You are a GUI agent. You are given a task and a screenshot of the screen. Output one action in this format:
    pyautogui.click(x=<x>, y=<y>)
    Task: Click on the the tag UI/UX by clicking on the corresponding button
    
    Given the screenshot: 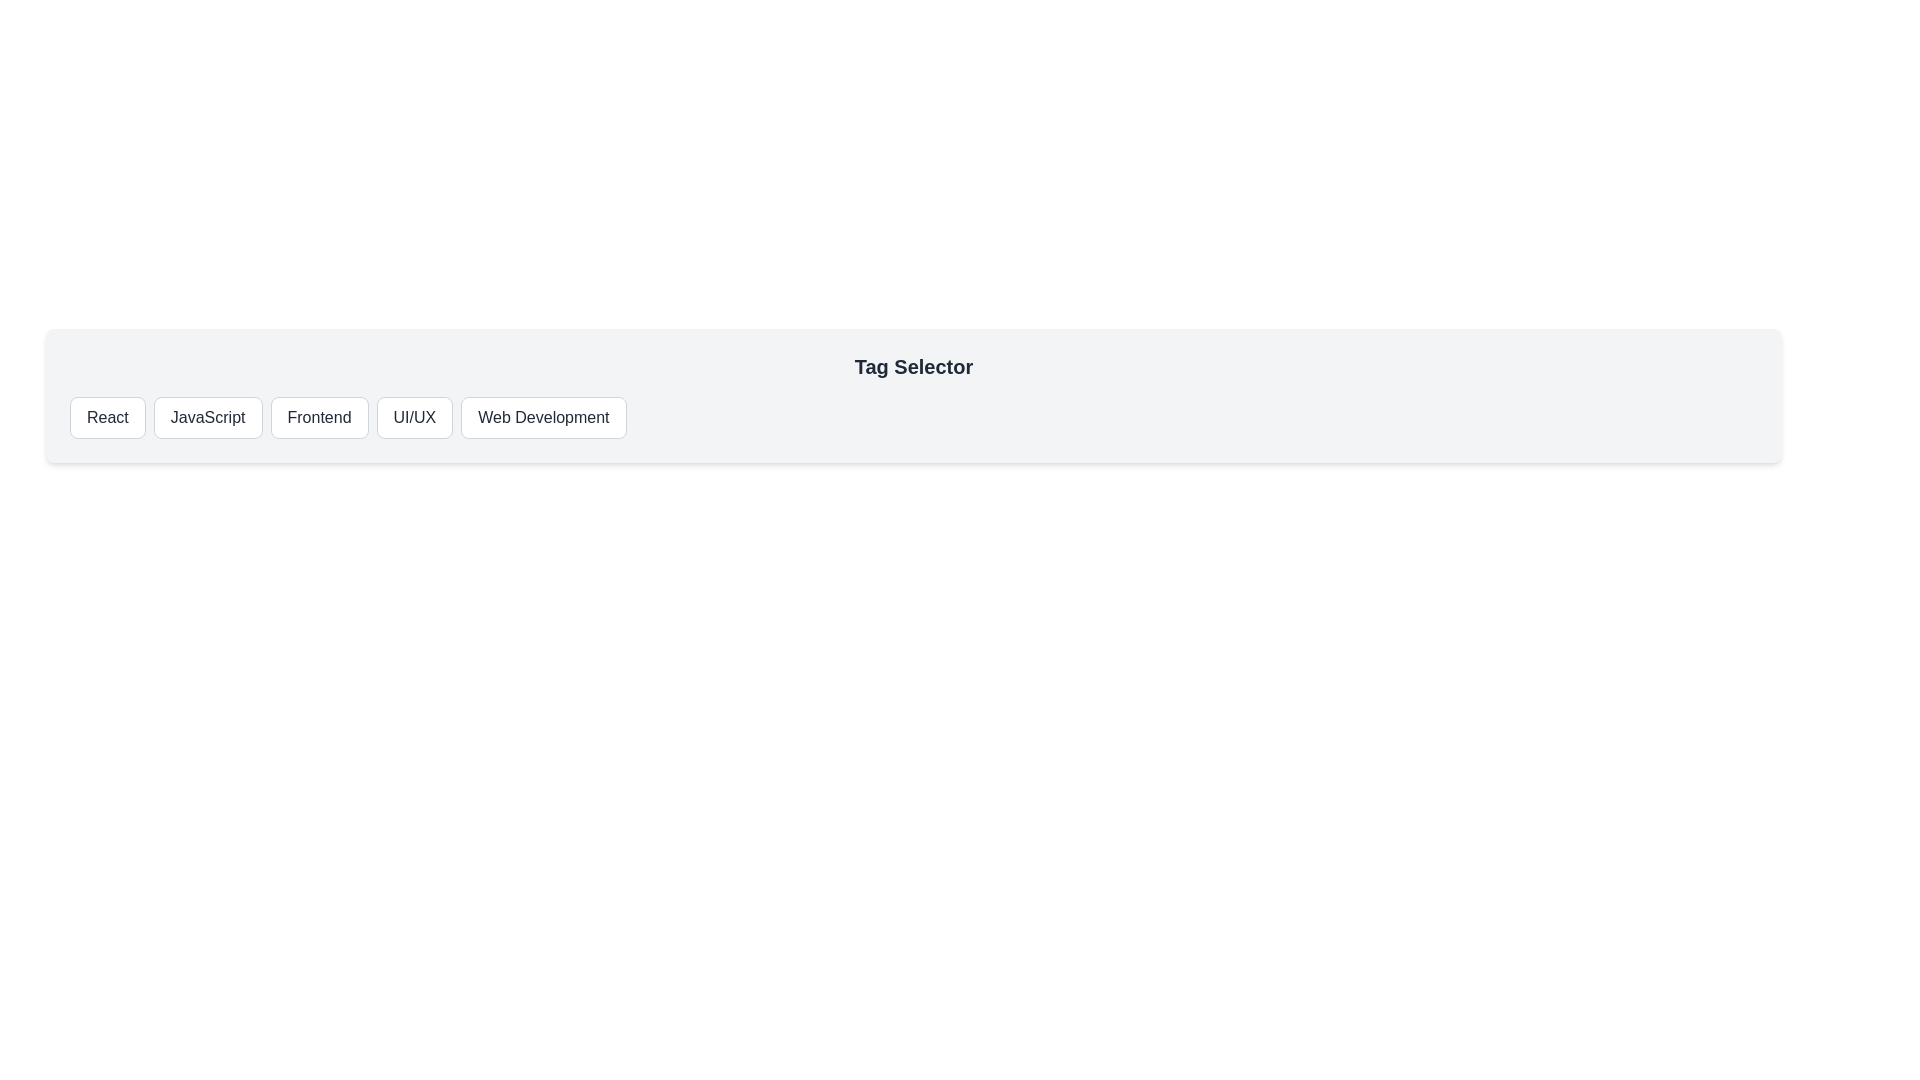 What is the action you would take?
    pyautogui.click(x=412, y=416)
    